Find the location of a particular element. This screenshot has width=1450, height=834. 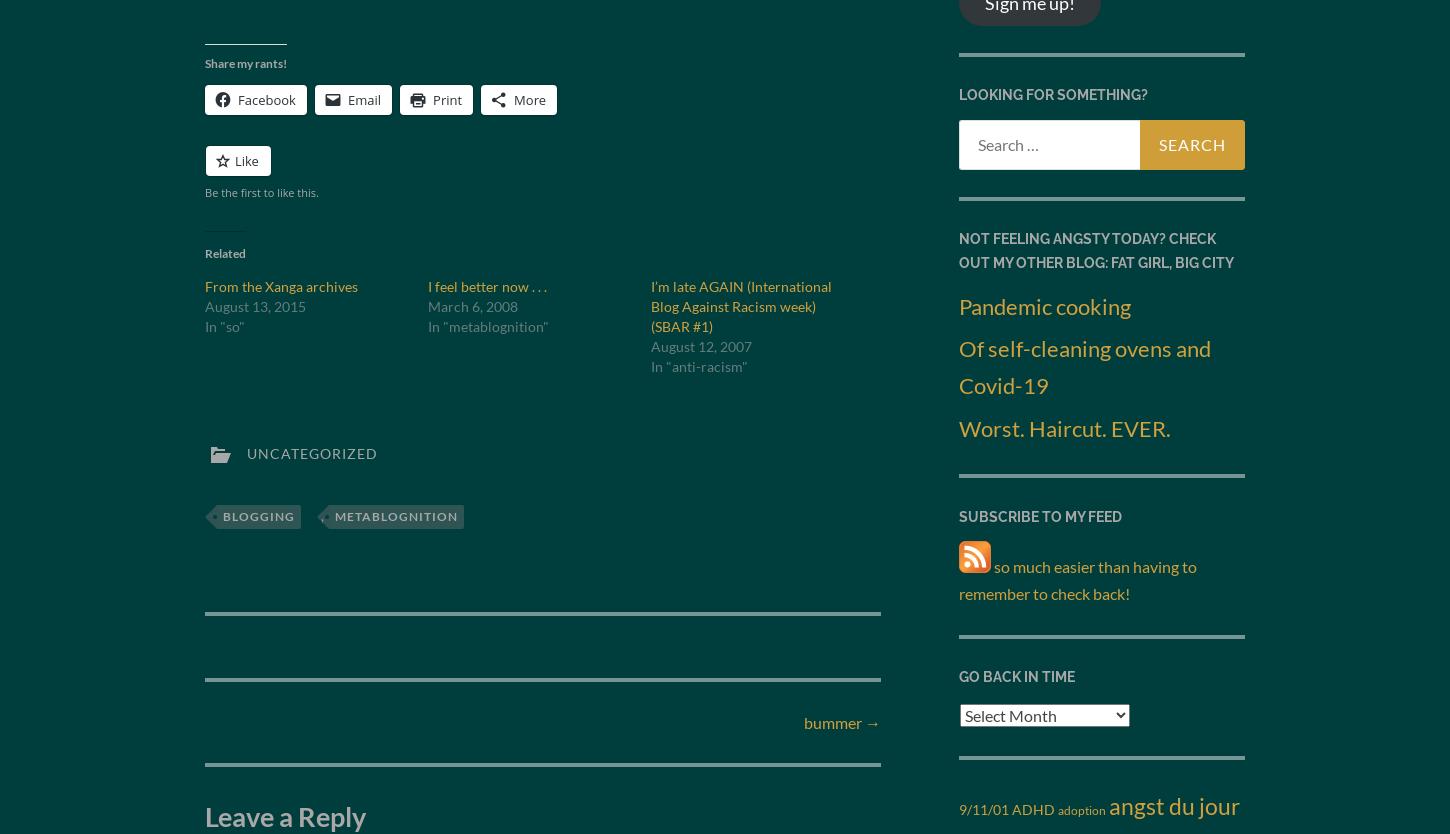

',' is located at coordinates (324, 514).